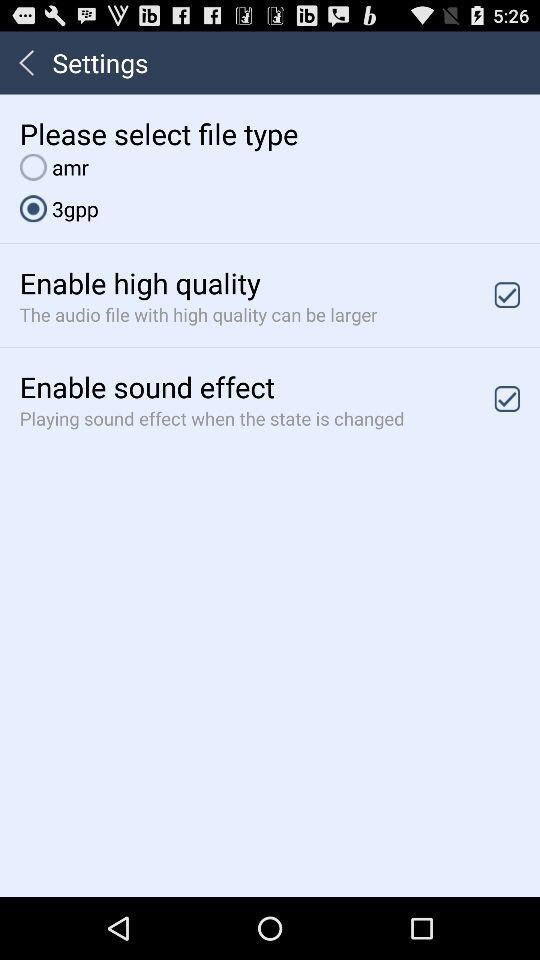  What do you see at coordinates (507, 397) in the screenshot?
I see `sound effect` at bounding box center [507, 397].